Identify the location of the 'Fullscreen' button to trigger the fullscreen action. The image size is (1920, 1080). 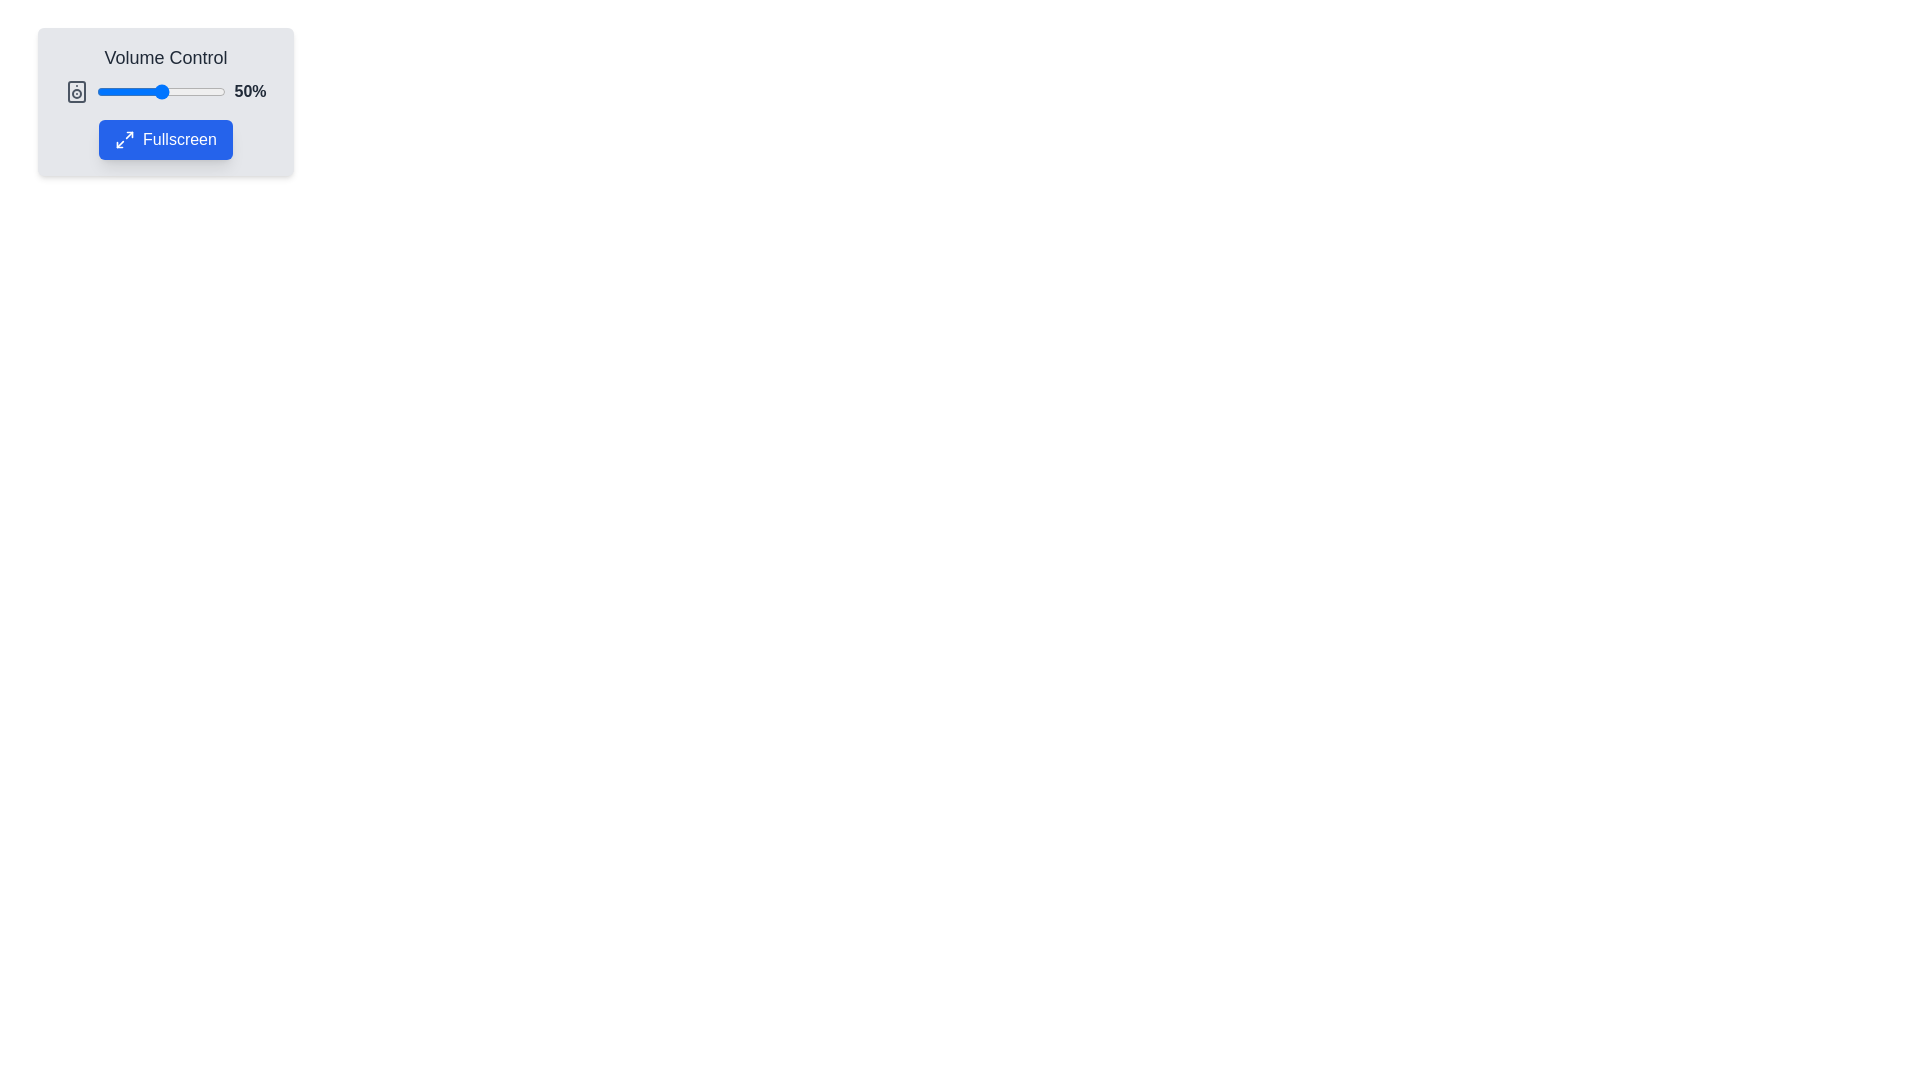
(166, 138).